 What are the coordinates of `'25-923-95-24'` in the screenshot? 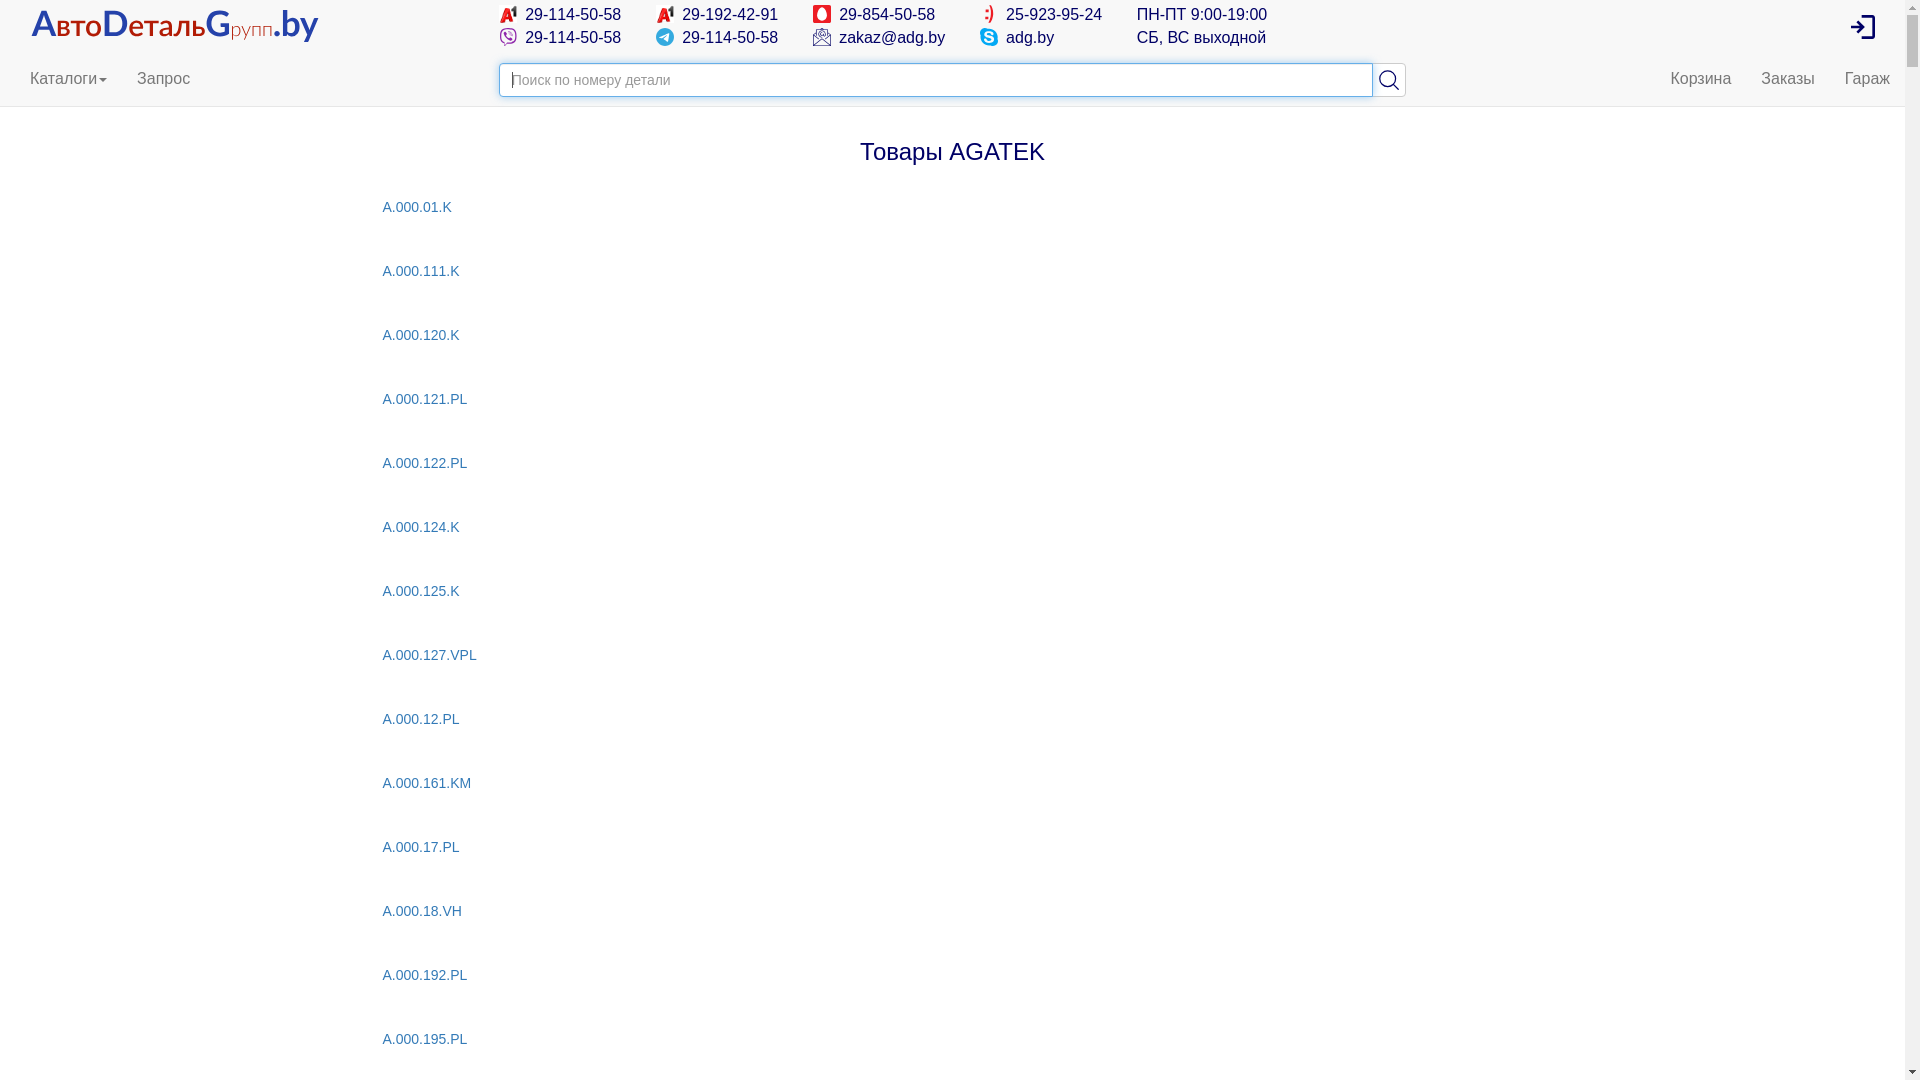 It's located at (979, 14).